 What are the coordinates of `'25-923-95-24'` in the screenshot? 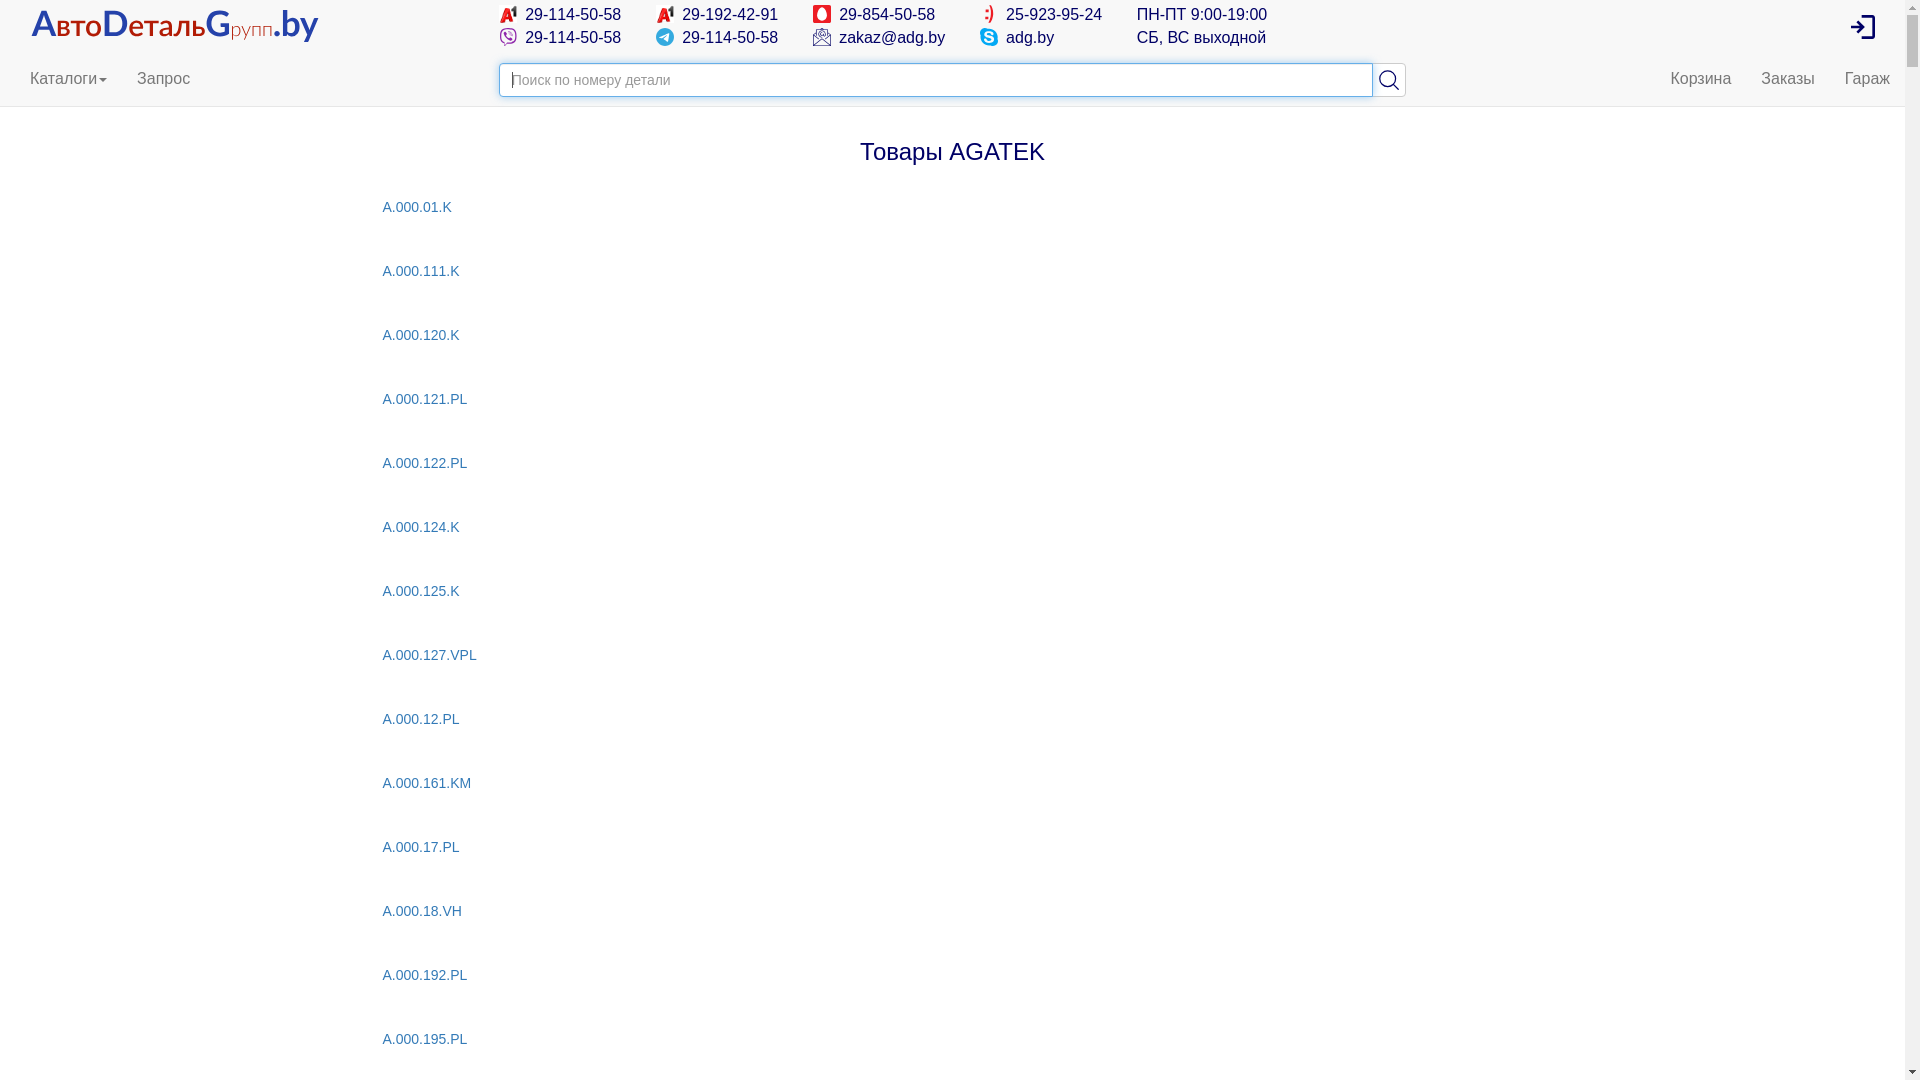 It's located at (979, 14).